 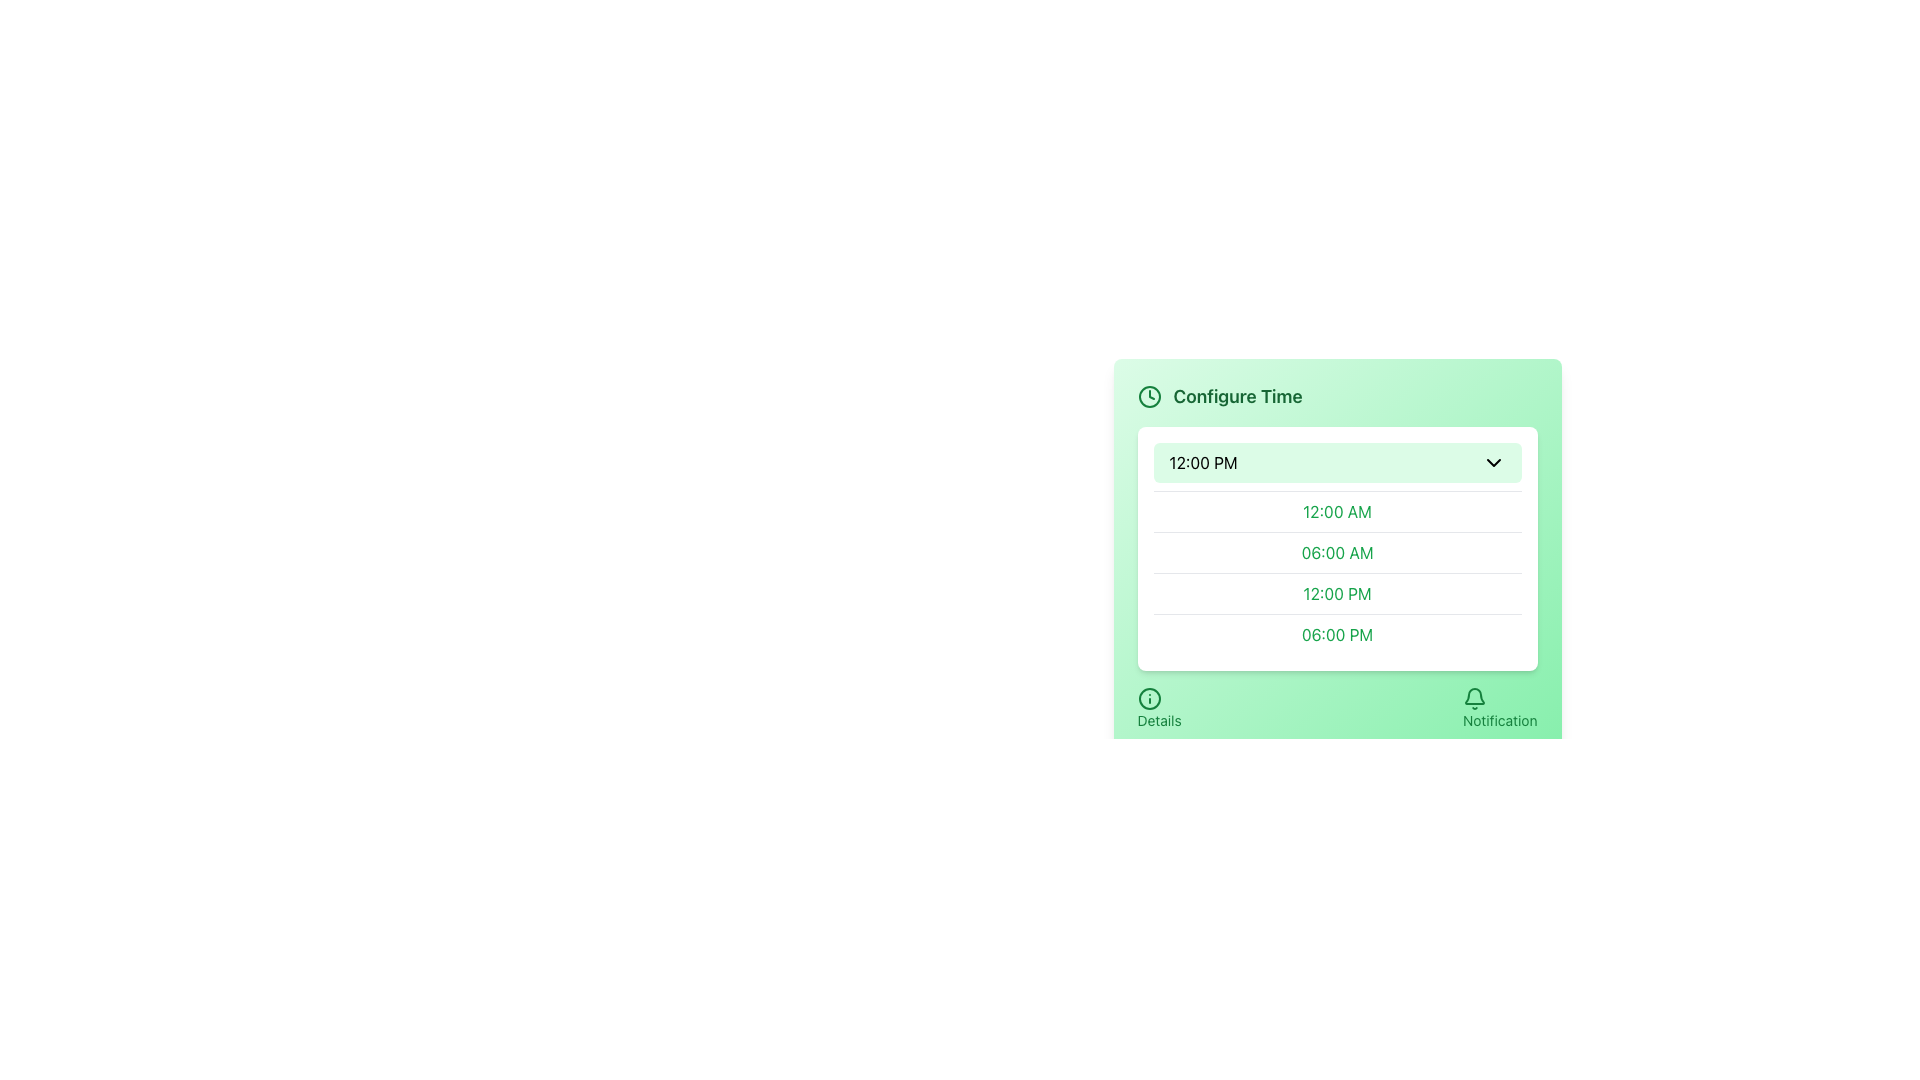 What do you see at coordinates (1149, 697) in the screenshot?
I see `the circular icon with a light green interface located in the 'Details' section at the bottom left corner of the panel` at bounding box center [1149, 697].